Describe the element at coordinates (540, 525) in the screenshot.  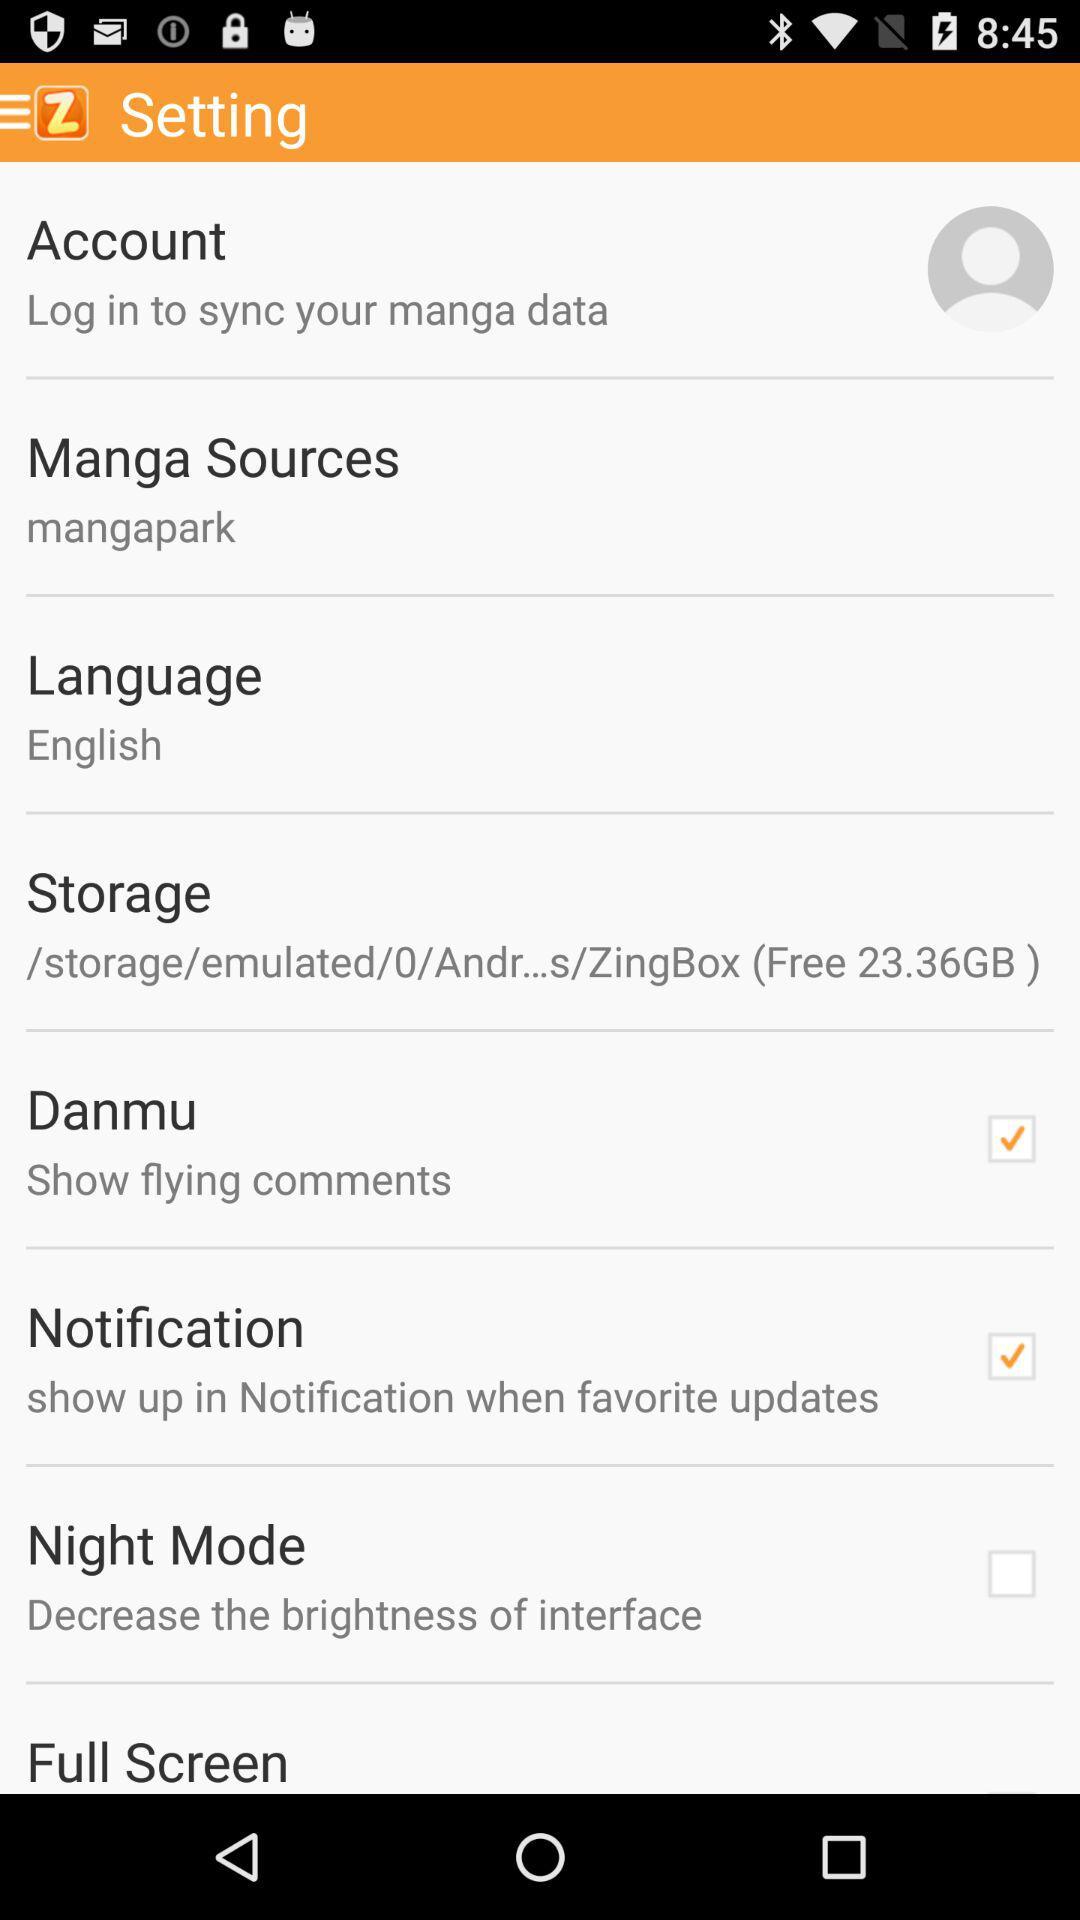
I see `text below manga sources` at that location.